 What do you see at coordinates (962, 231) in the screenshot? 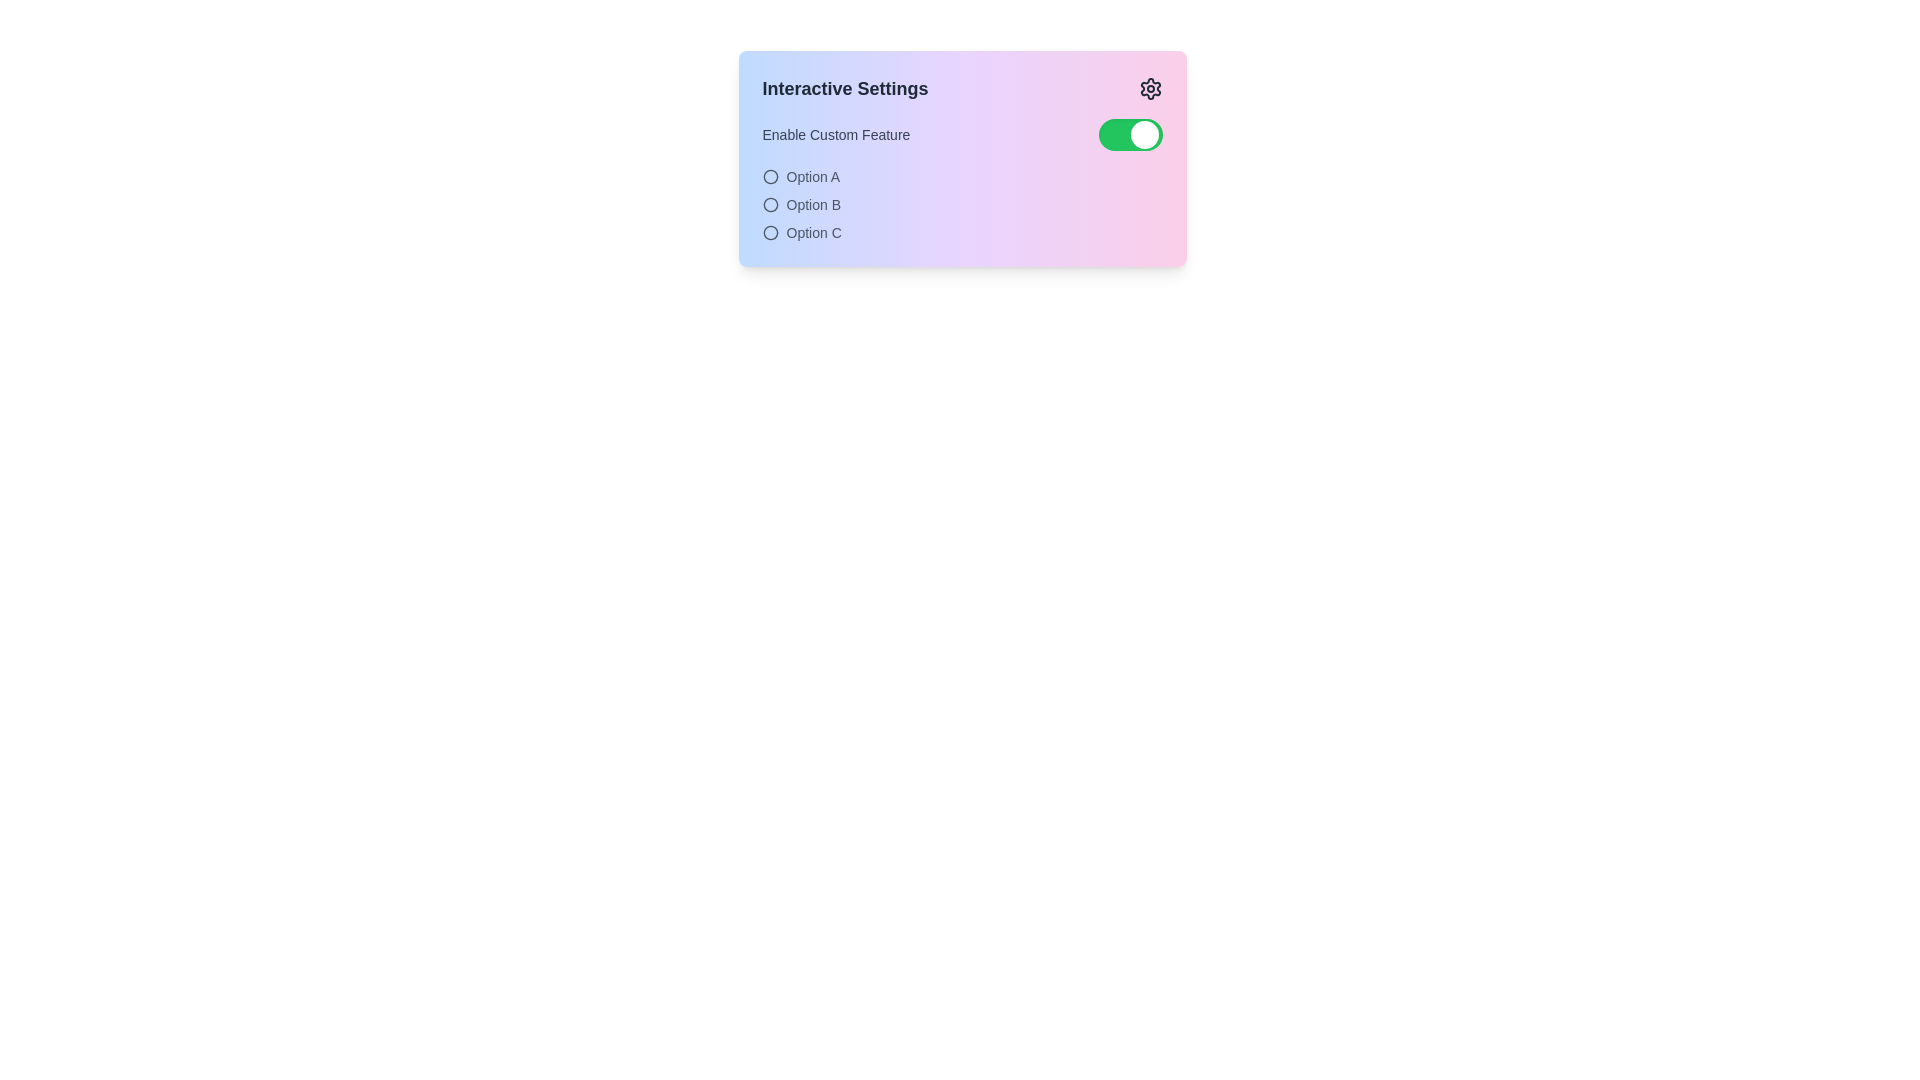
I see `the radio button labeled 'Option C'` at bounding box center [962, 231].